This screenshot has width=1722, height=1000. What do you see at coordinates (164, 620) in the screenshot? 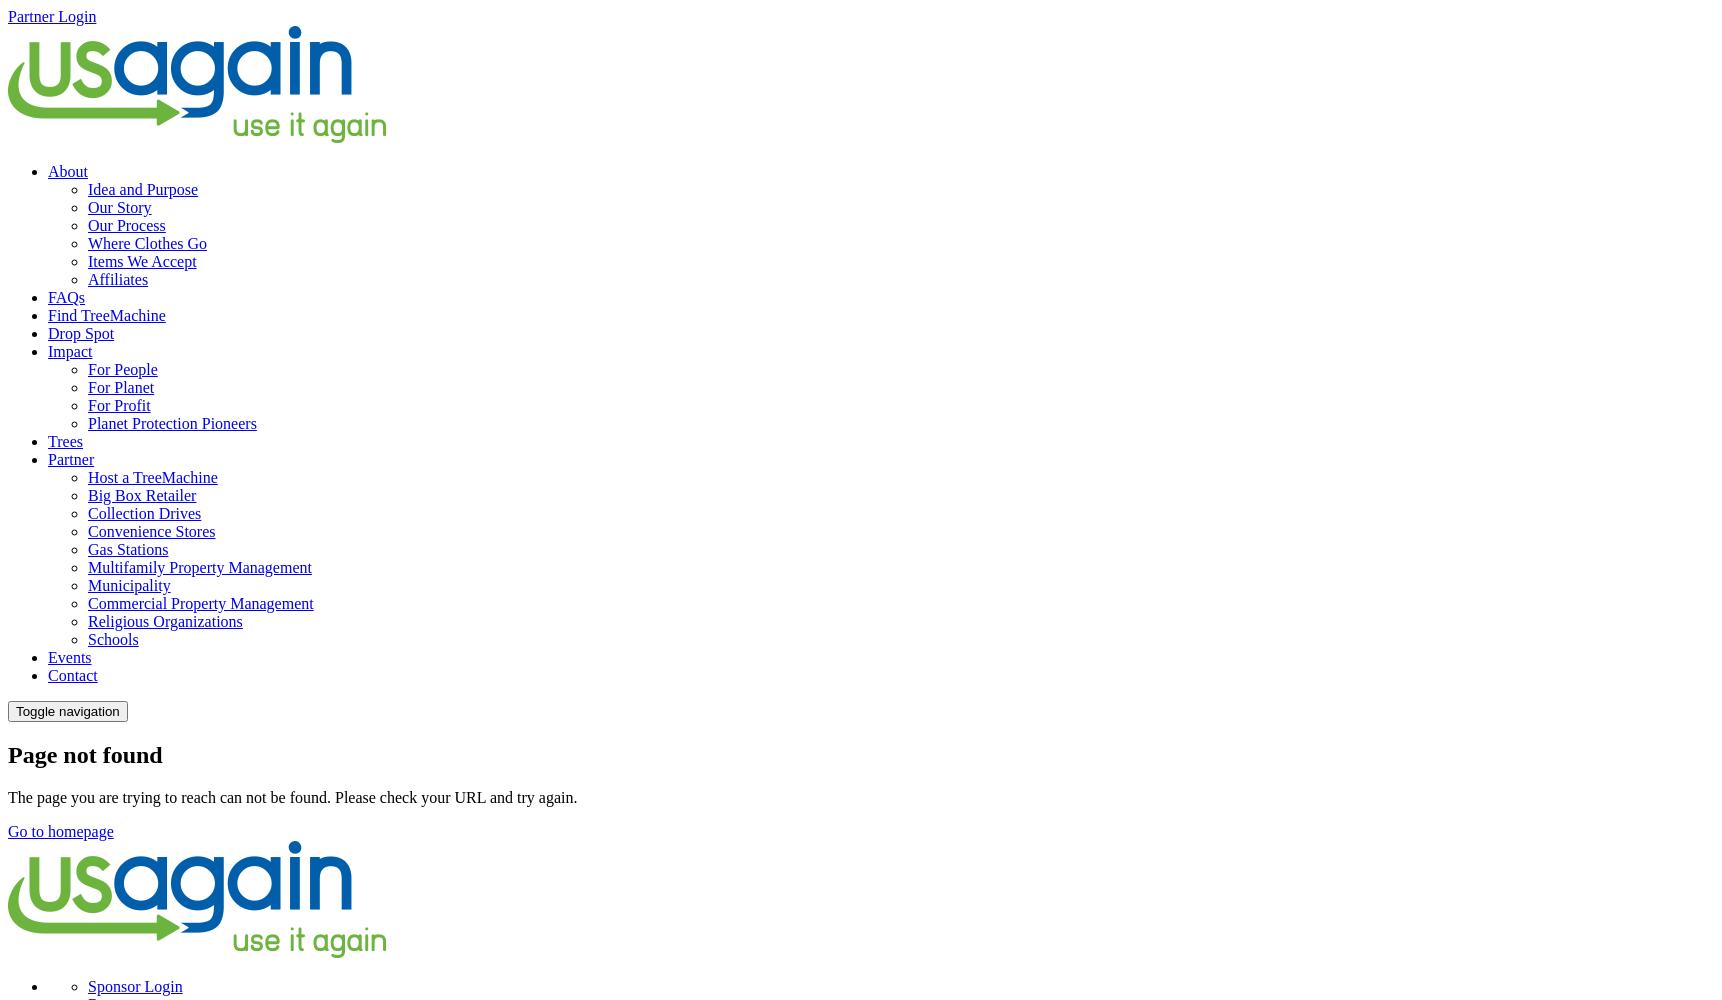
I see `'Religious Organizations'` at bounding box center [164, 620].